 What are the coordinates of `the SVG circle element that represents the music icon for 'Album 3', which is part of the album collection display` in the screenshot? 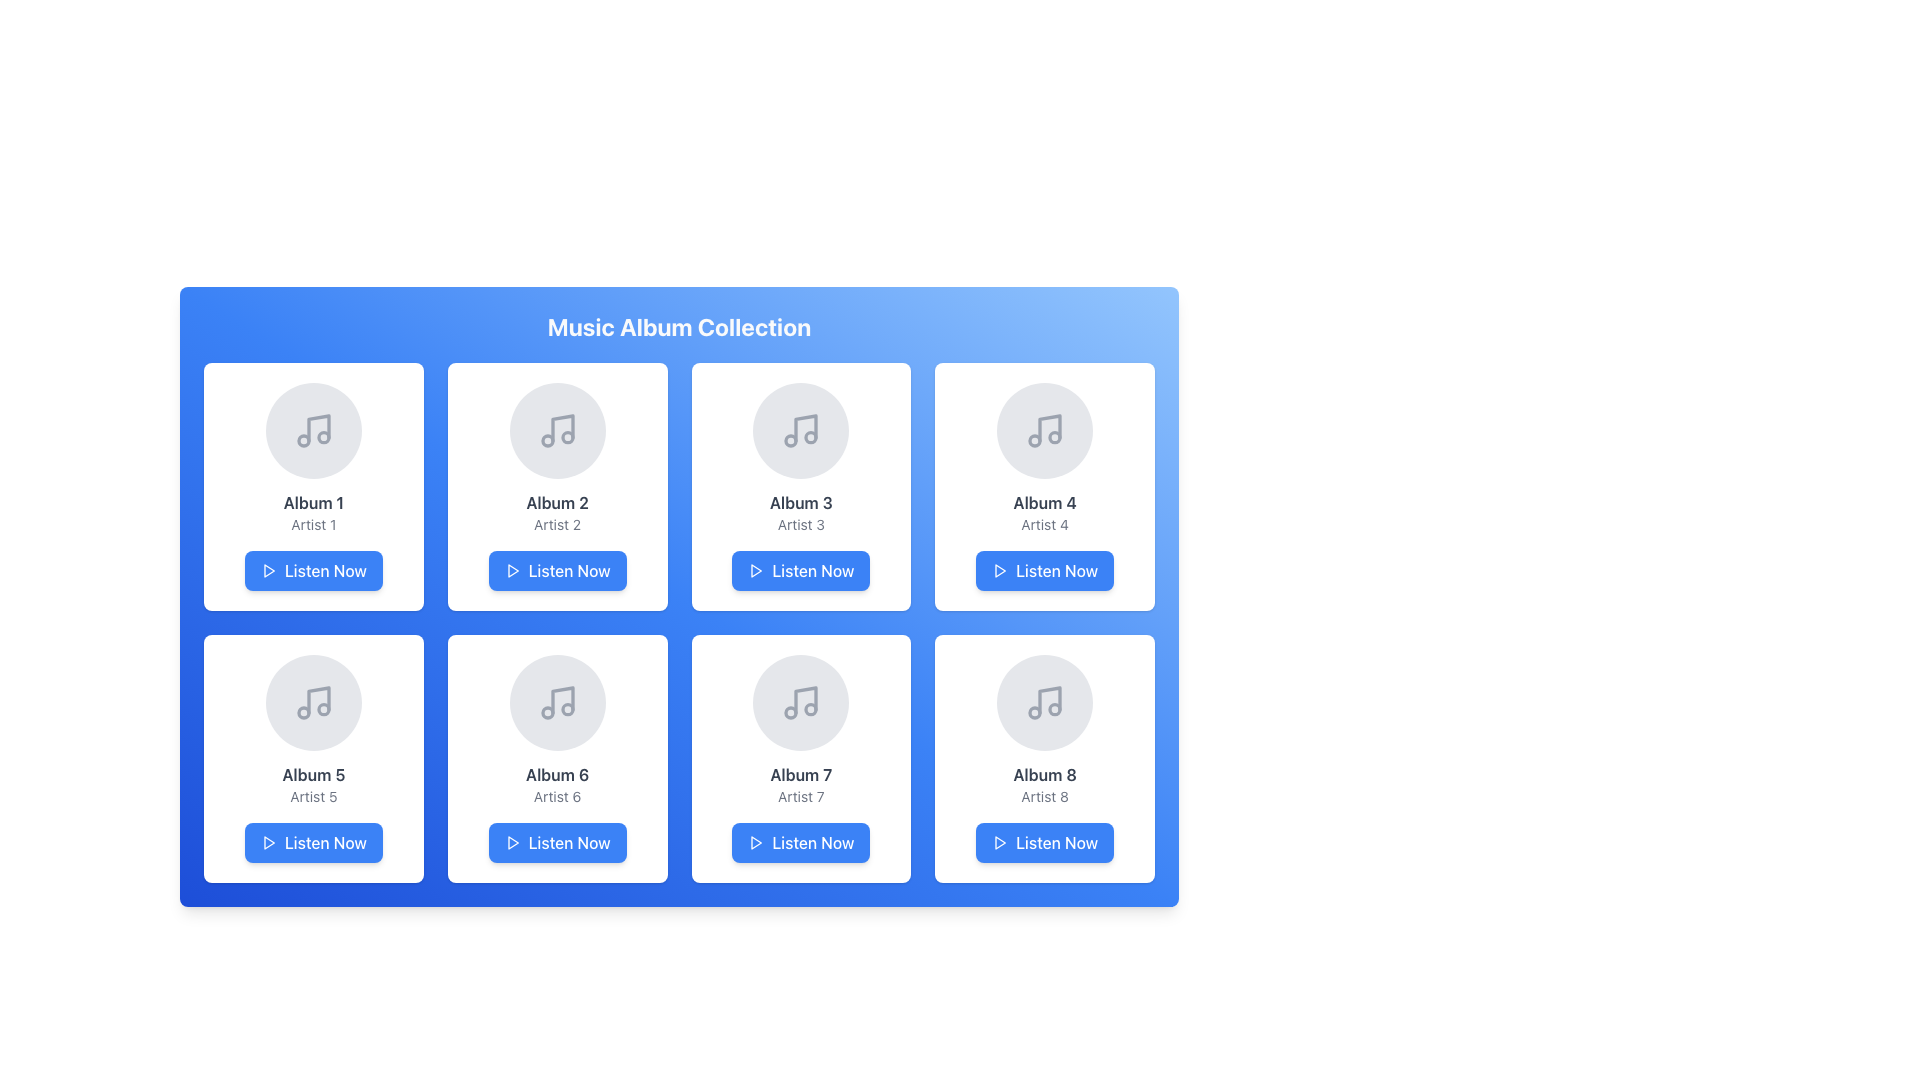 It's located at (790, 439).